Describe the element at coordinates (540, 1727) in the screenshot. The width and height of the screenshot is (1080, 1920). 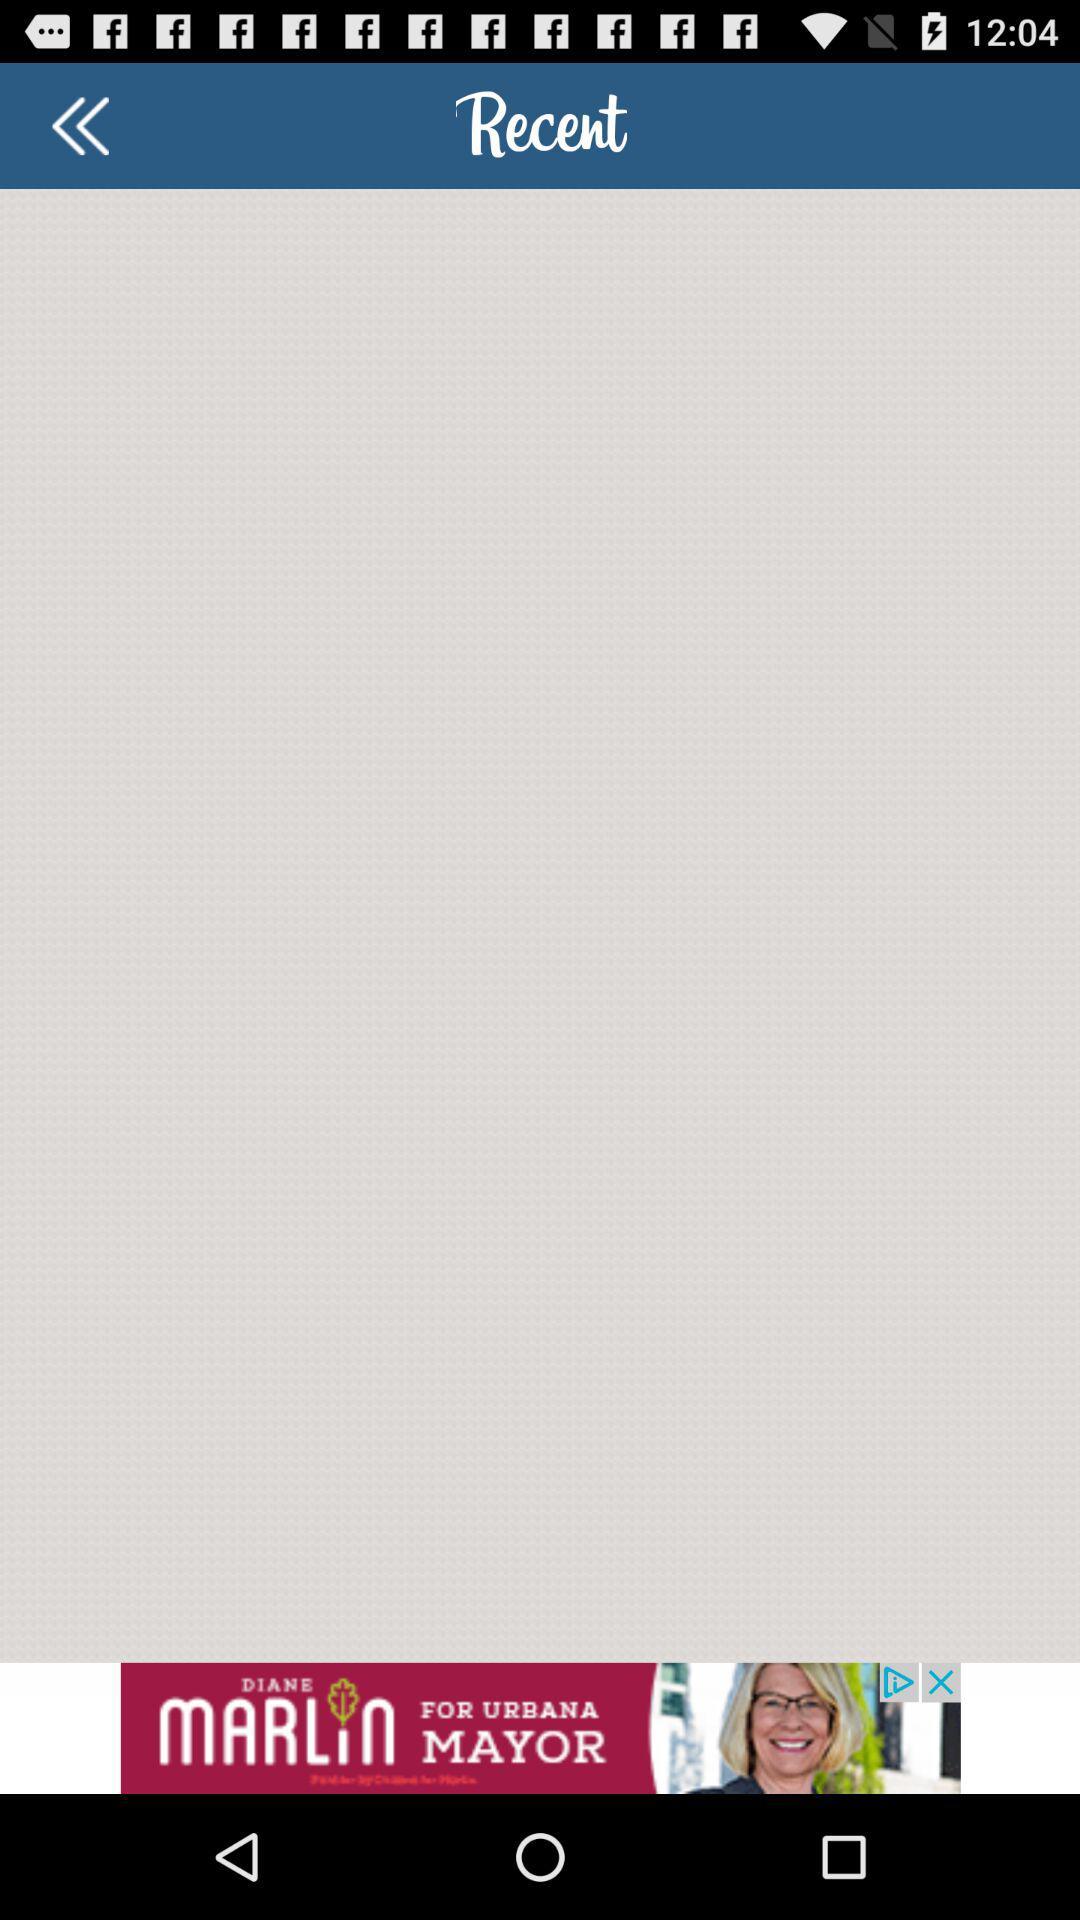
I see `open advertisement` at that location.